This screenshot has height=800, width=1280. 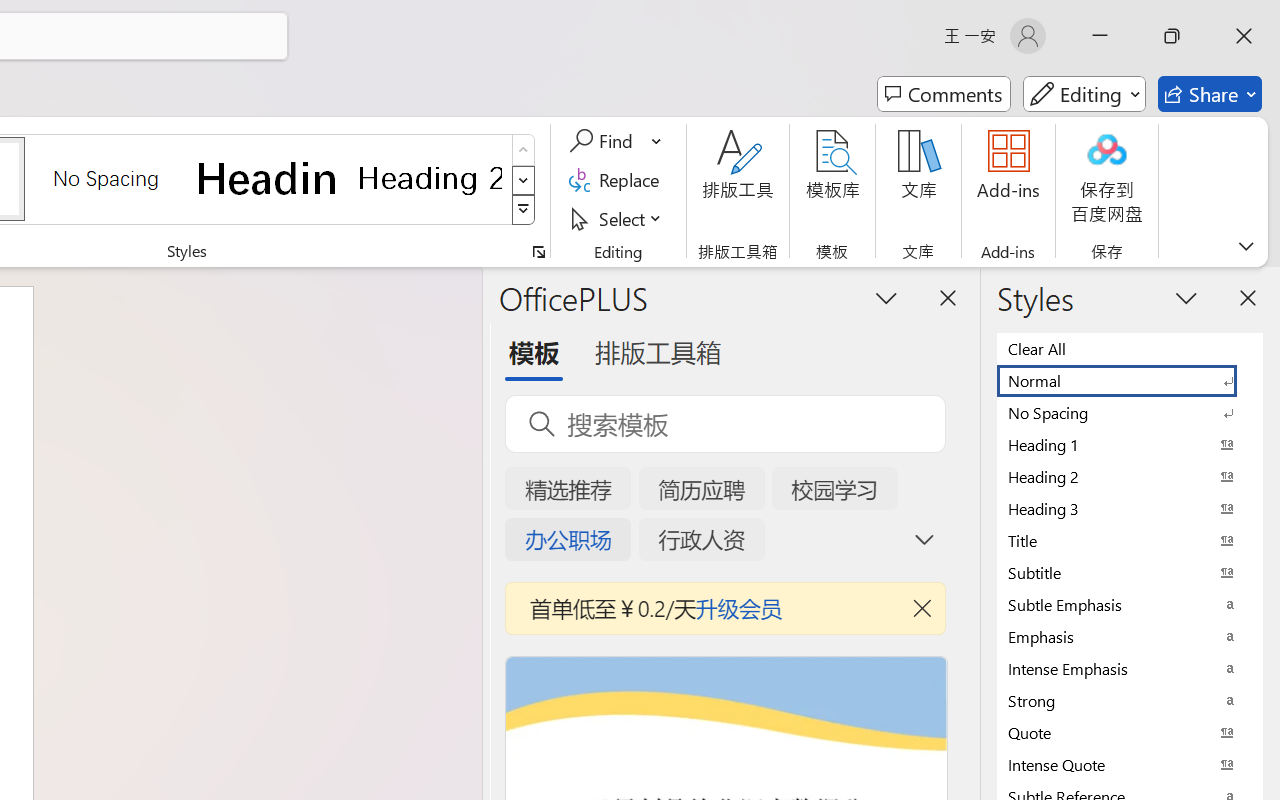 What do you see at coordinates (617, 218) in the screenshot?
I see `'Select'` at bounding box center [617, 218].